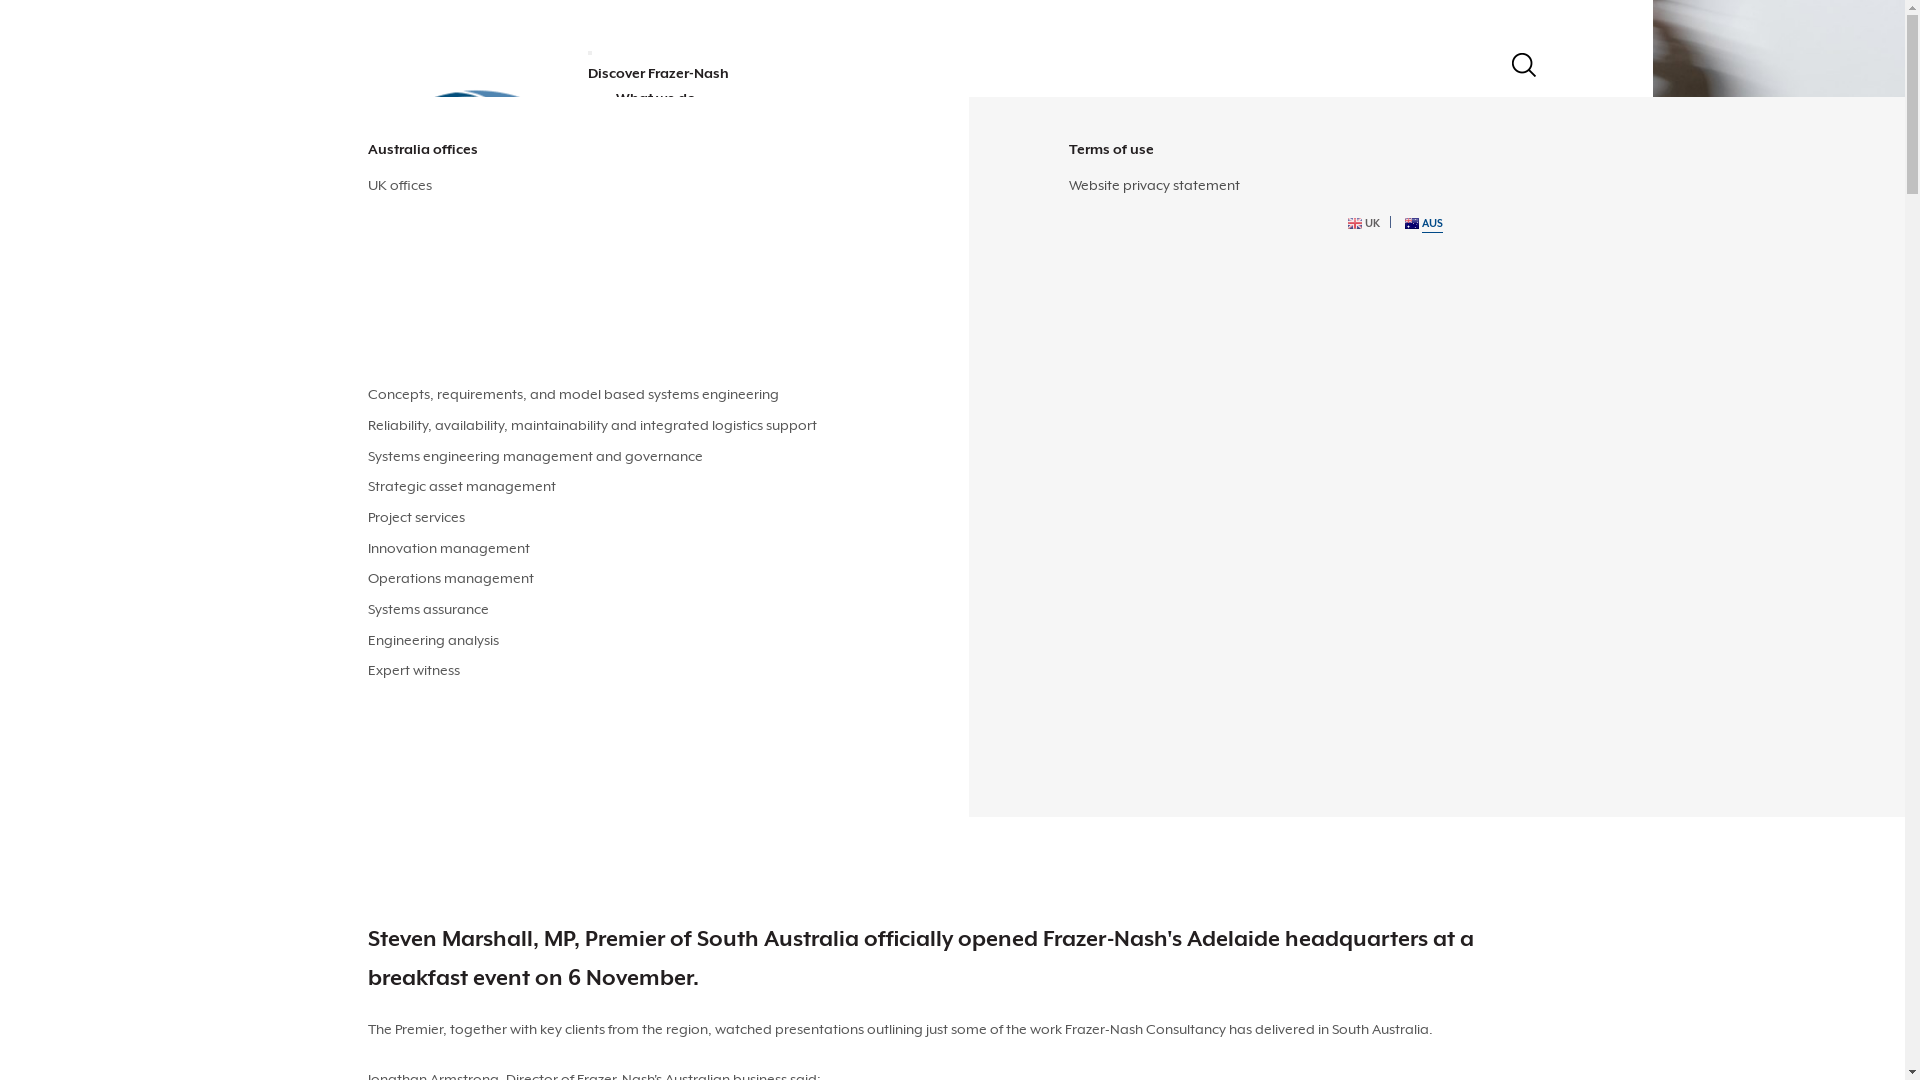  What do you see at coordinates (368, 148) in the screenshot?
I see `'Australia offices'` at bounding box center [368, 148].